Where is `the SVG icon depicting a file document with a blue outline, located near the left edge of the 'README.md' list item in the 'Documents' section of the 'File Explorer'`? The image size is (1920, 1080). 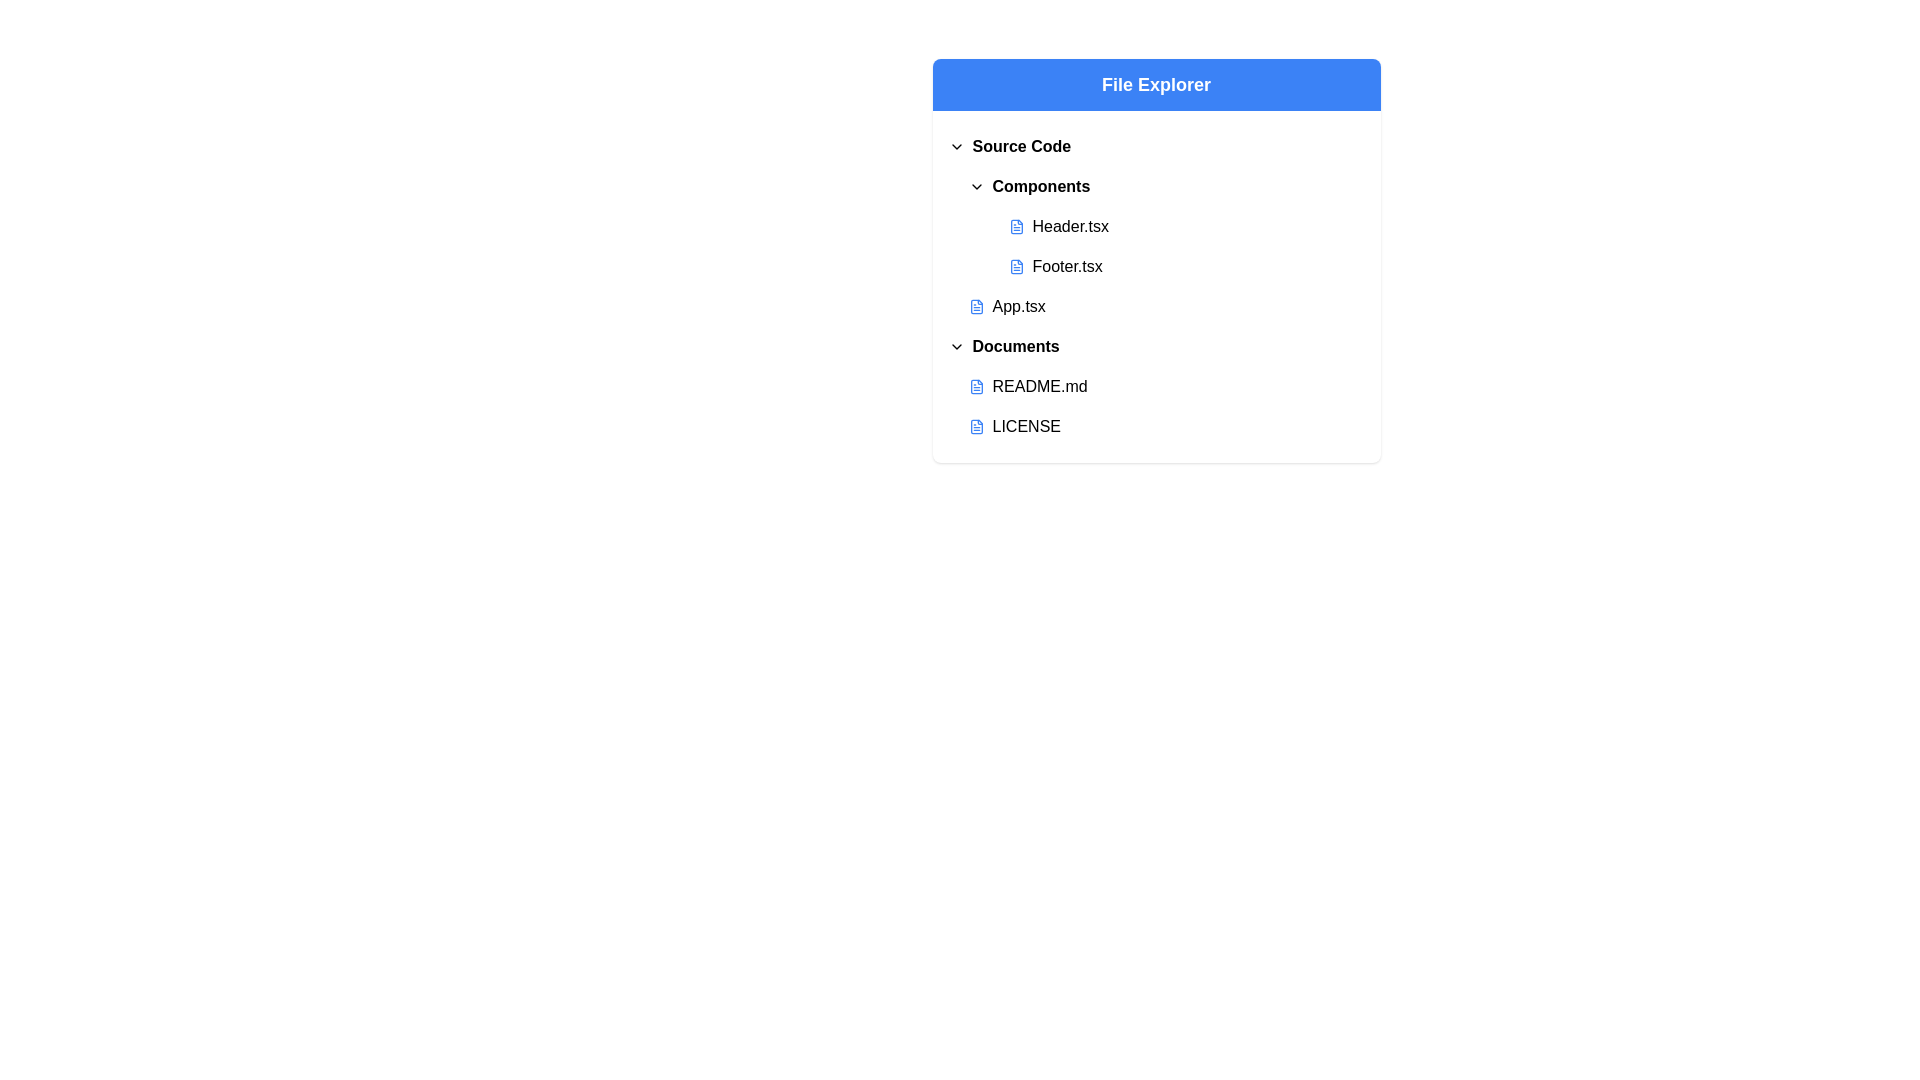
the SVG icon depicting a file document with a blue outline, located near the left edge of the 'README.md' list item in the 'Documents' section of the 'File Explorer' is located at coordinates (976, 386).